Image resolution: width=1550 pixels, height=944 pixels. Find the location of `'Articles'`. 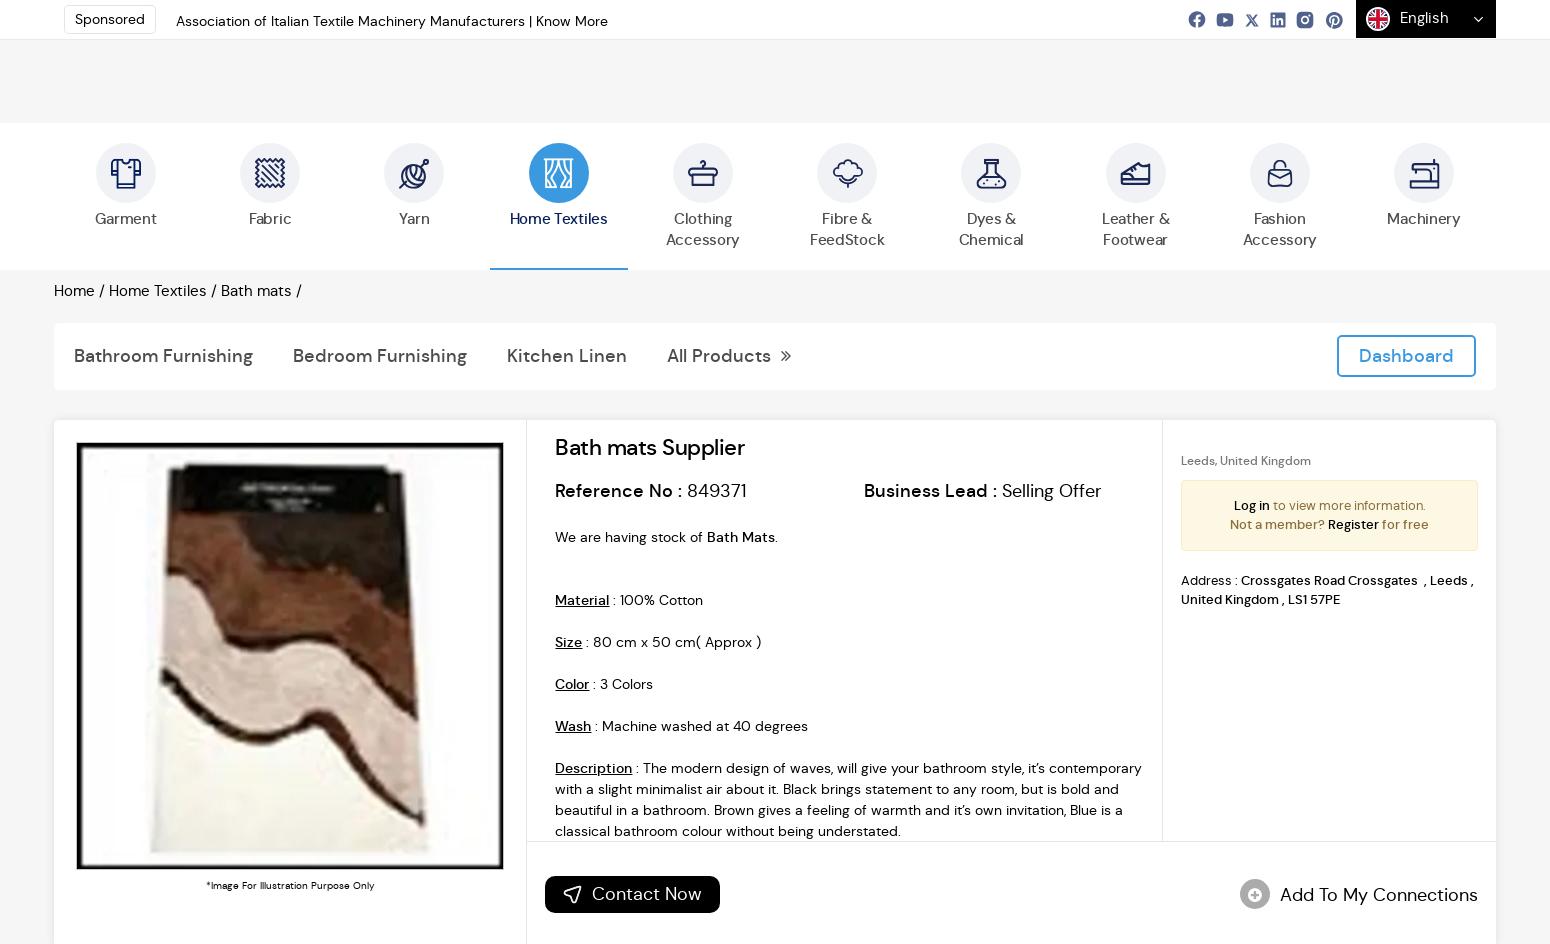

'Articles' is located at coordinates (974, 175).